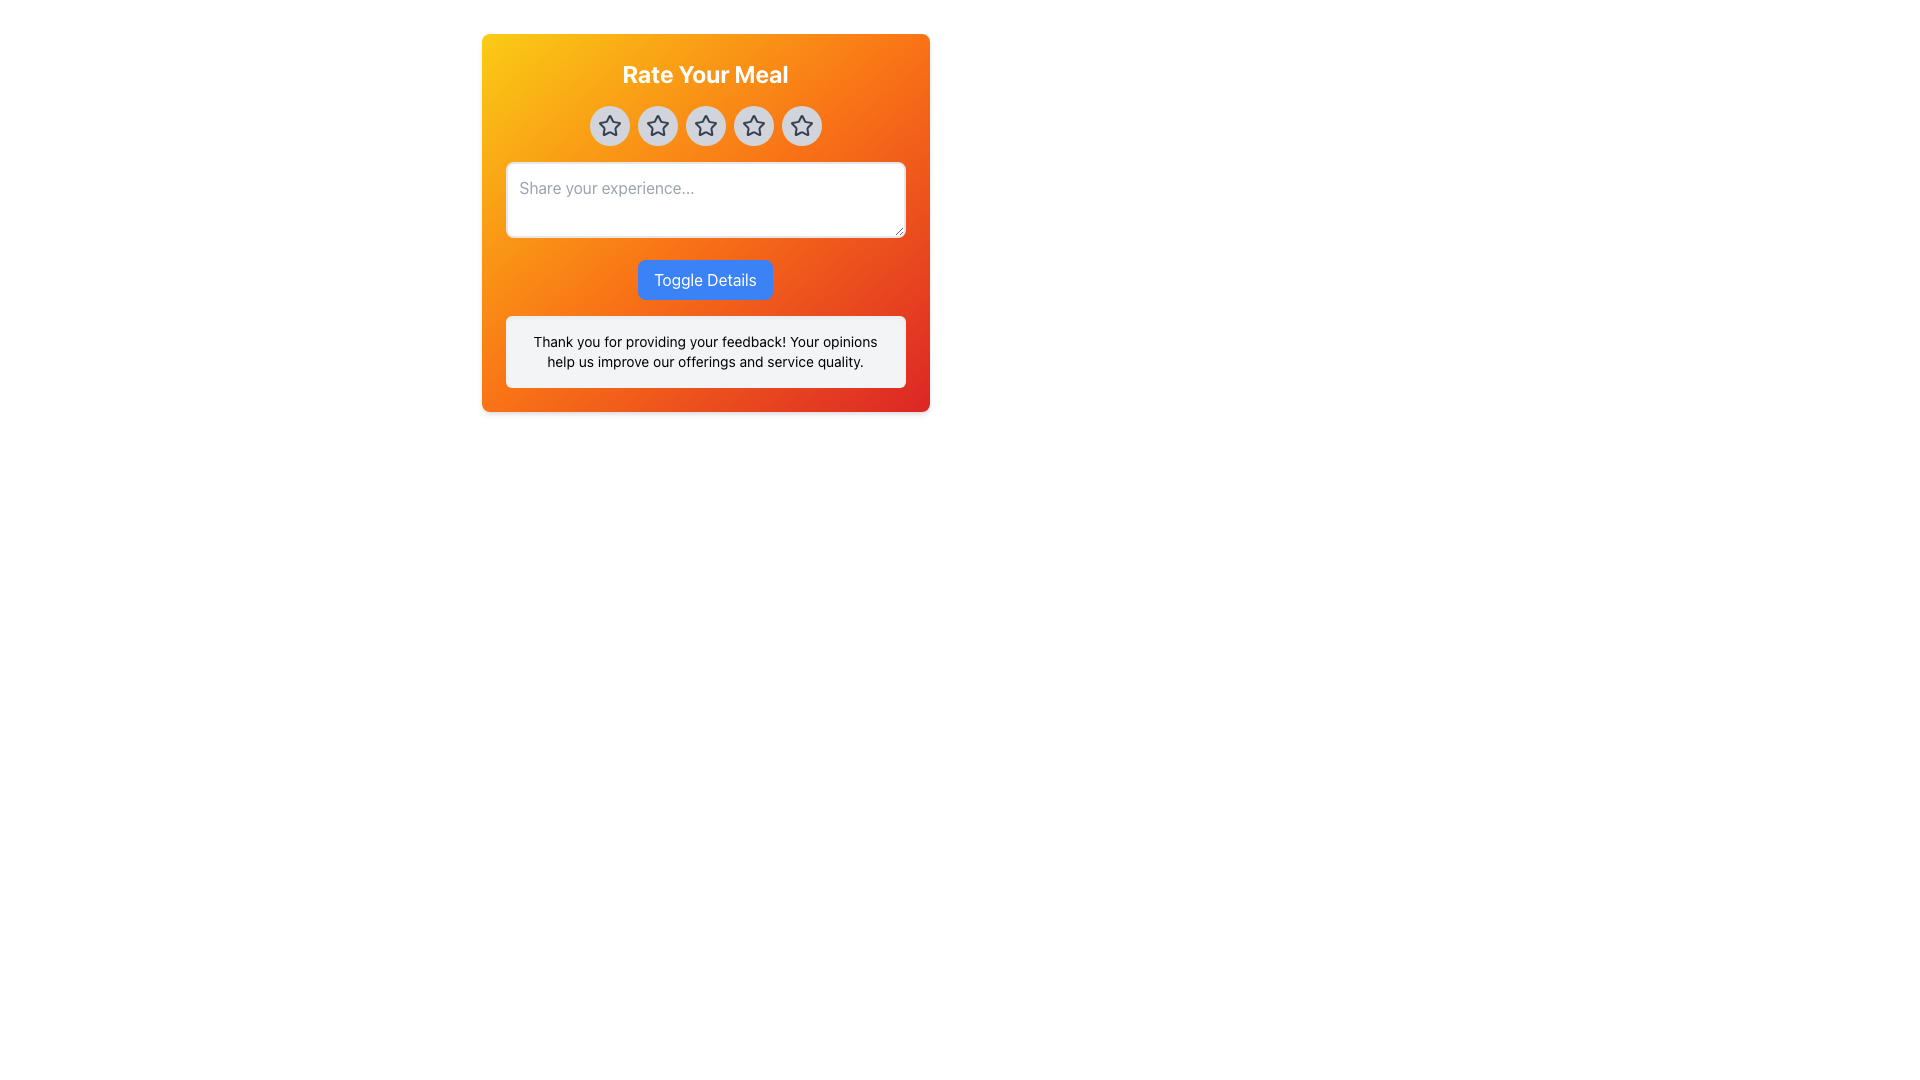 This screenshot has height=1080, width=1920. What do you see at coordinates (608, 125) in the screenshot?
I see `the first star icon in the star rating control` at bounding box center [608, 125].